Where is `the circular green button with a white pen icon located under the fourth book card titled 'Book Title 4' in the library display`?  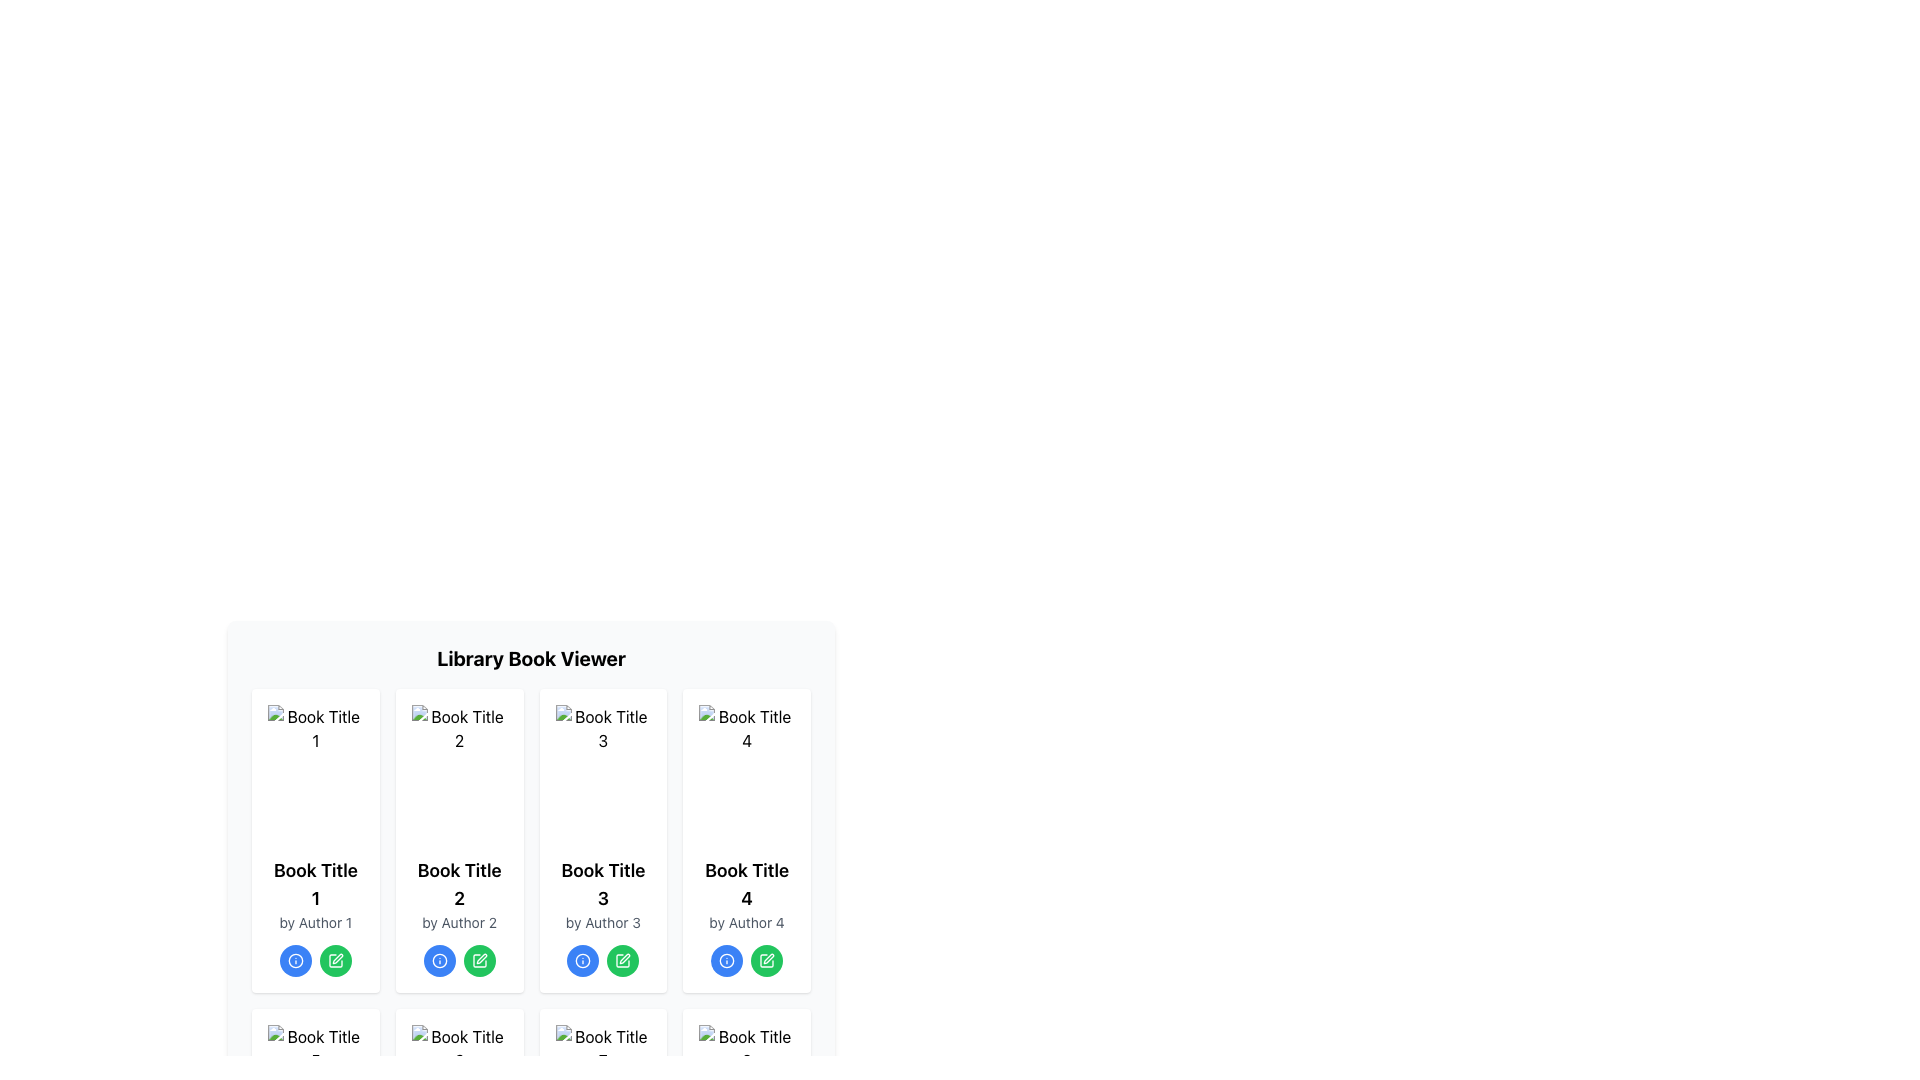
the circular green button with a white pen icon located under the fourth book card titled 'Book Title 4' in the library display is located at coordinates (766, 959).